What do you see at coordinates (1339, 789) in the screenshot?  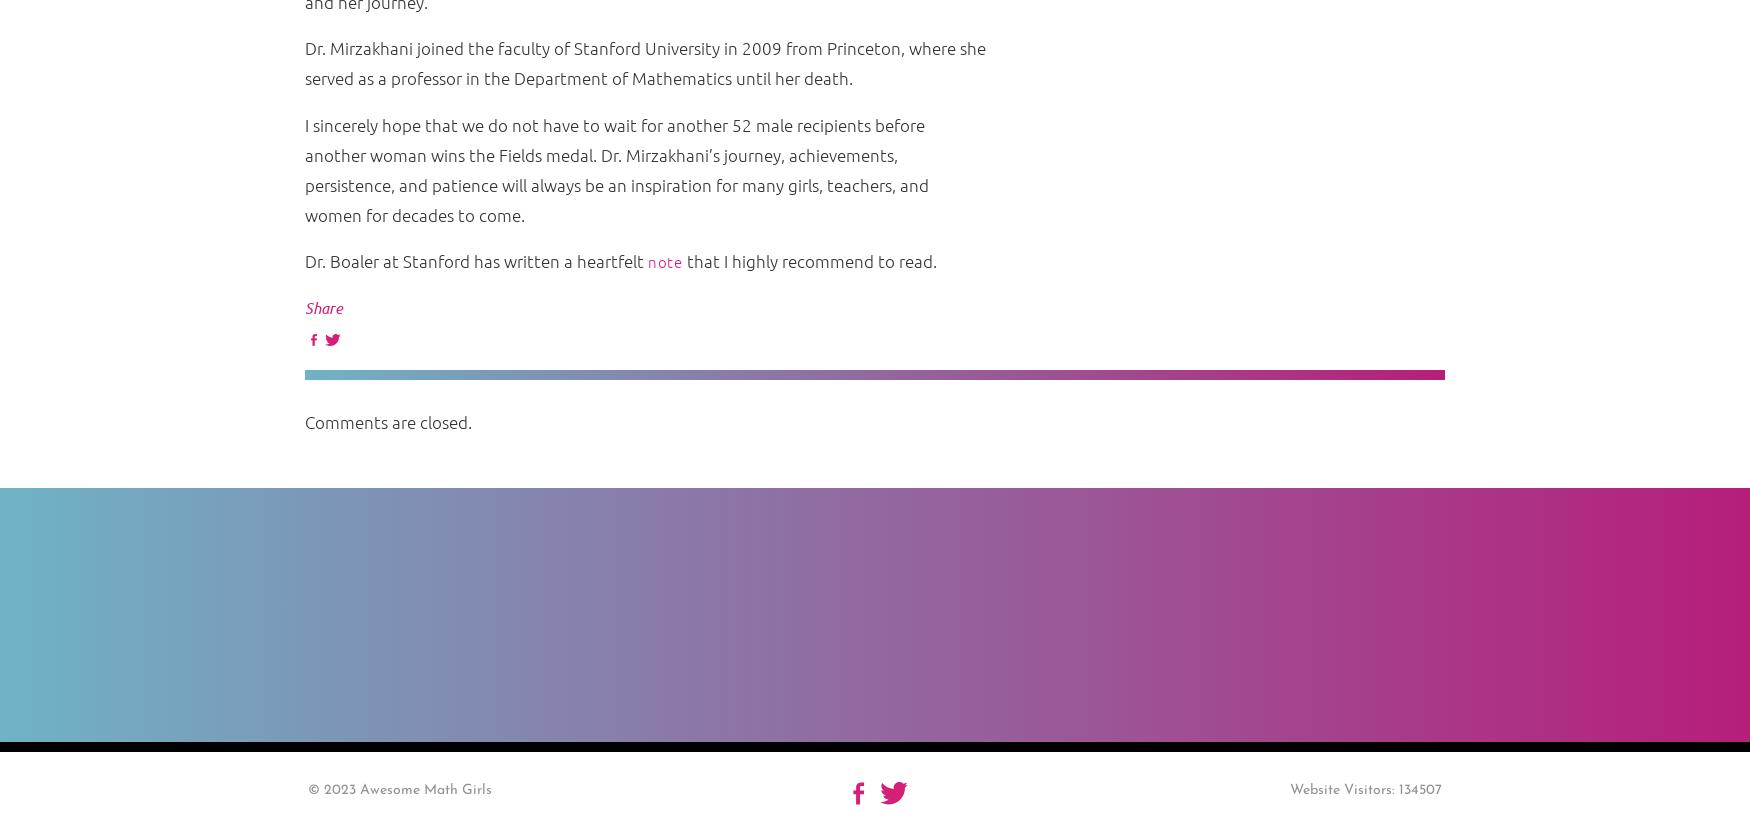 I see `'Website Visitors'` at bounding box center [1339, 789].